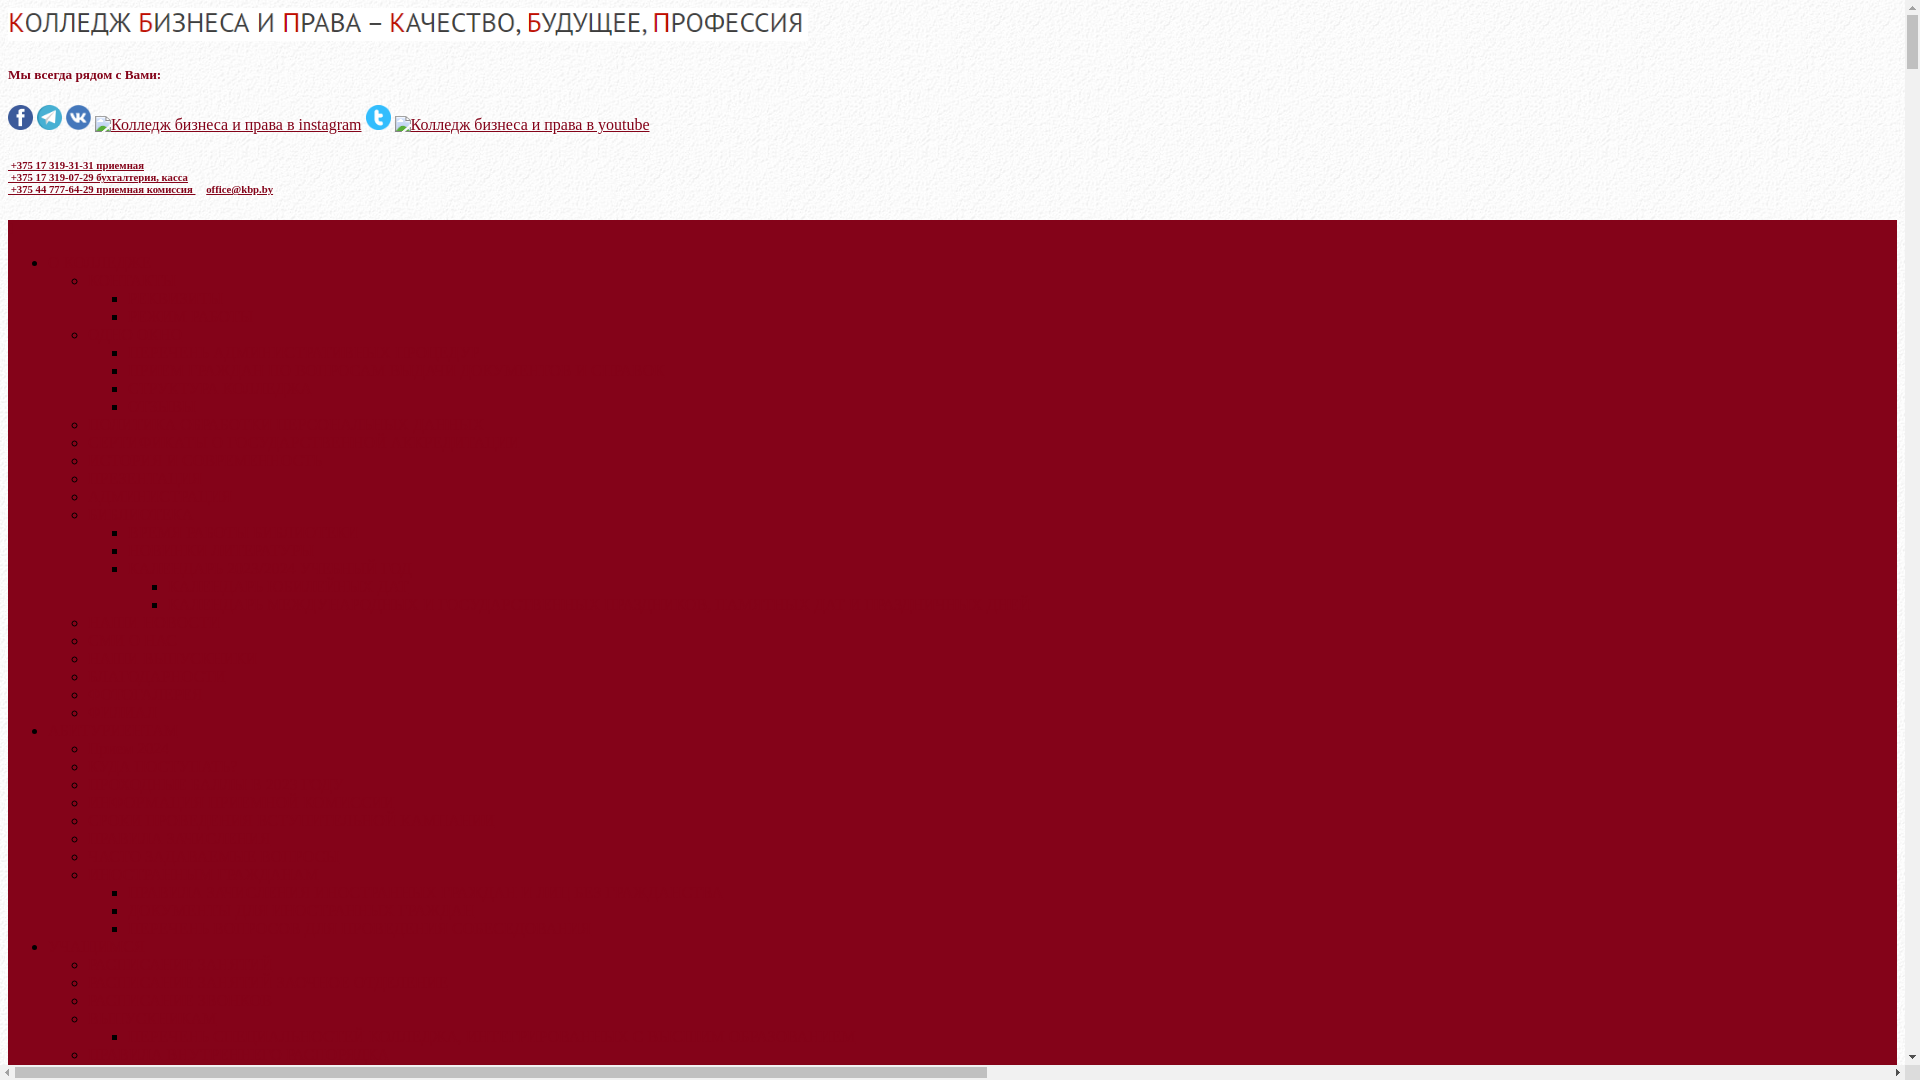 The height and width of the screenshot is (1080, 1920). Describe the element at coordinates (239, 189) in the screenshot. I see `'office@kbp.by'` at that location.